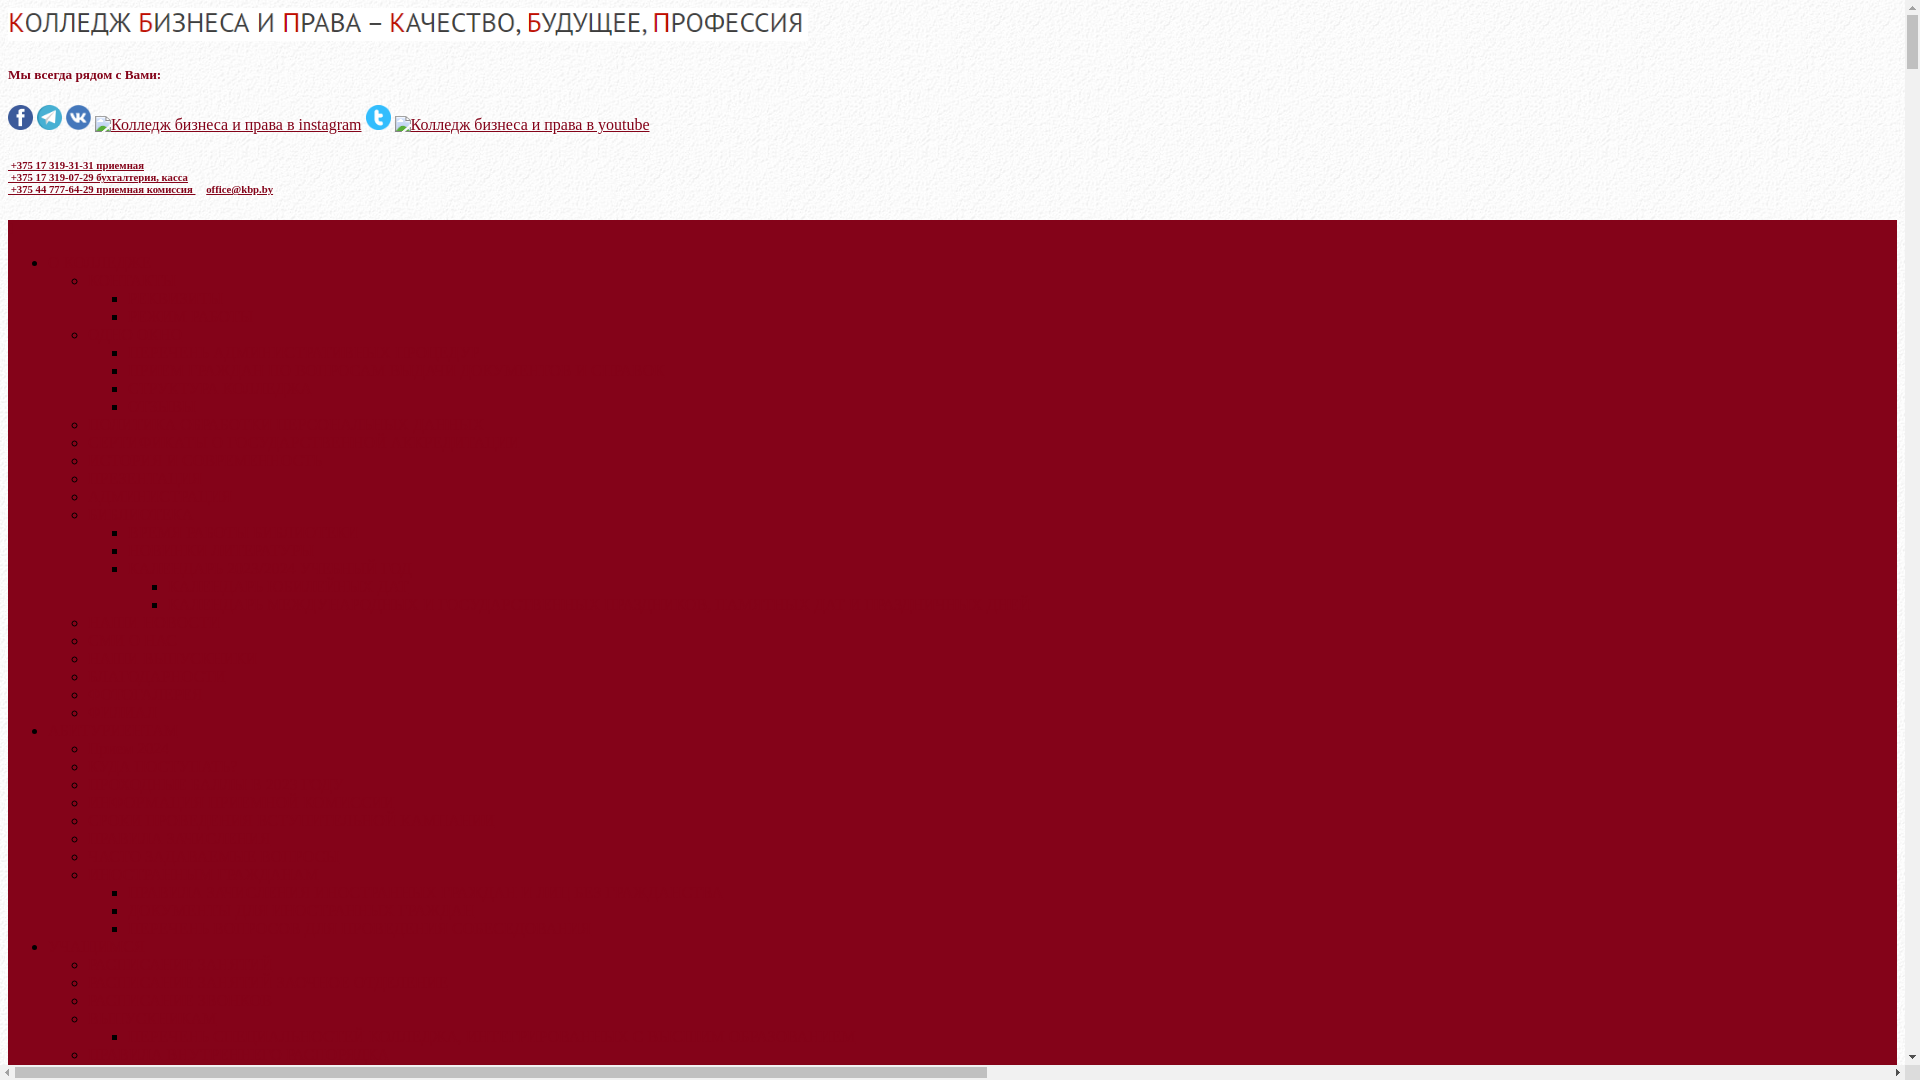 The height and width of the screenshot is (1080, 1920). Describe the element at coordinates (239, 189) in the screenshot. I see `'office@kbp.by'` at that location.